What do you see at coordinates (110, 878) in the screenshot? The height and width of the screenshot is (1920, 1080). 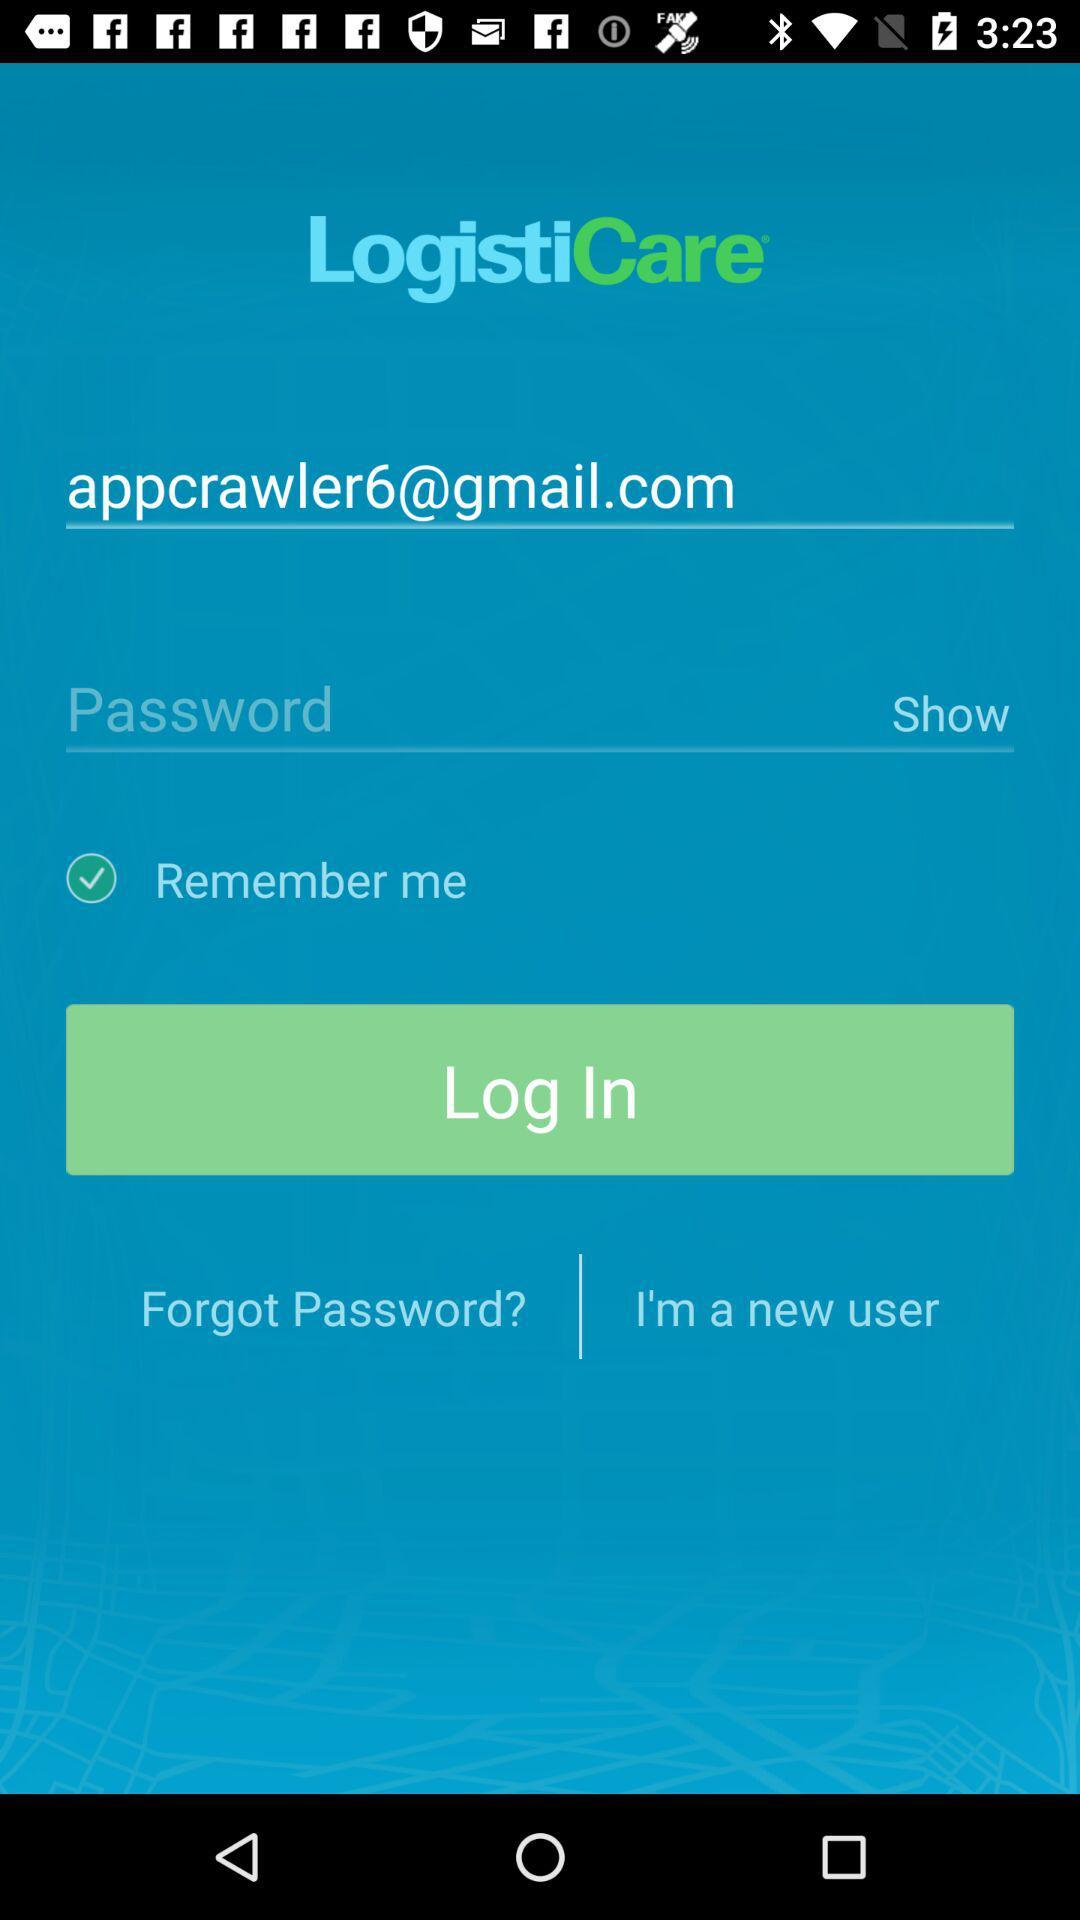 I see `remember me` at bounding box center [110, 878].